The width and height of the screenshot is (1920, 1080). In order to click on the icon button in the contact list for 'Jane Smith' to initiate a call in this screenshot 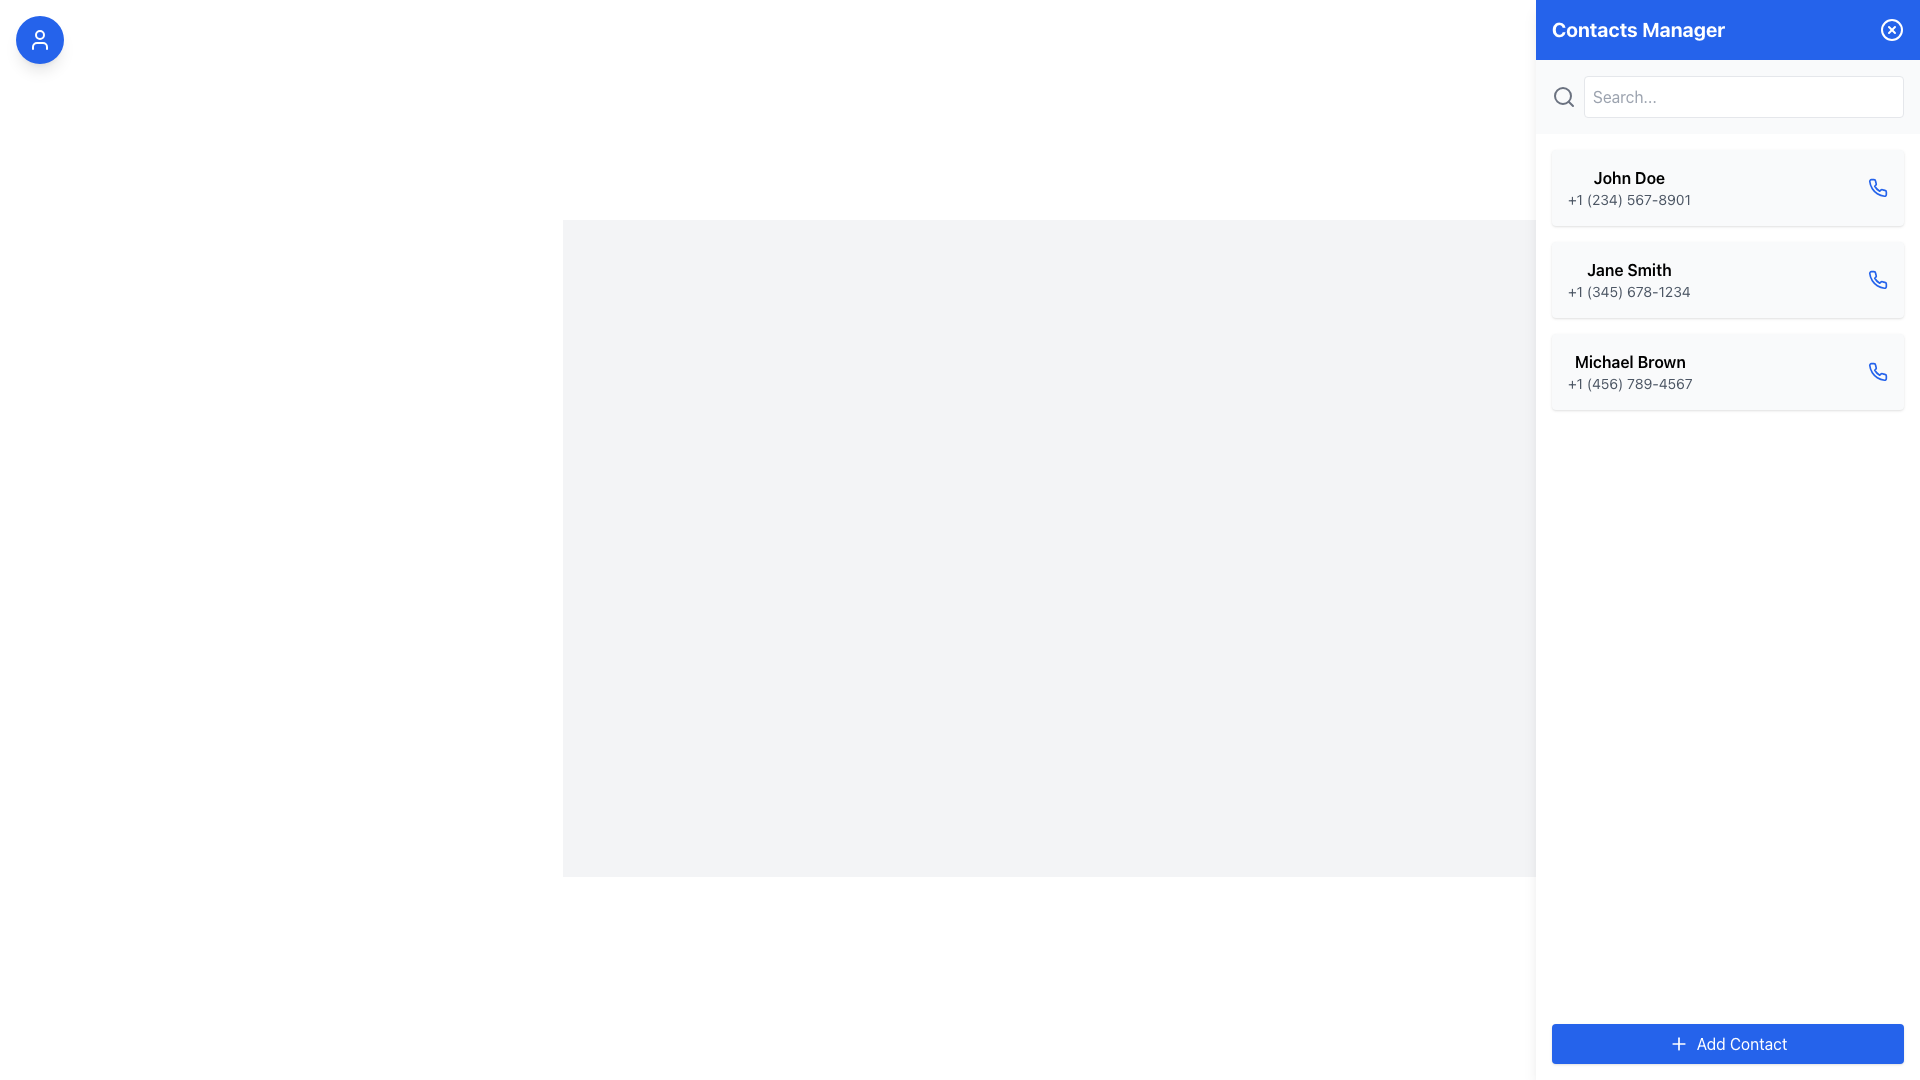, I will do `click(1876, 280)`.